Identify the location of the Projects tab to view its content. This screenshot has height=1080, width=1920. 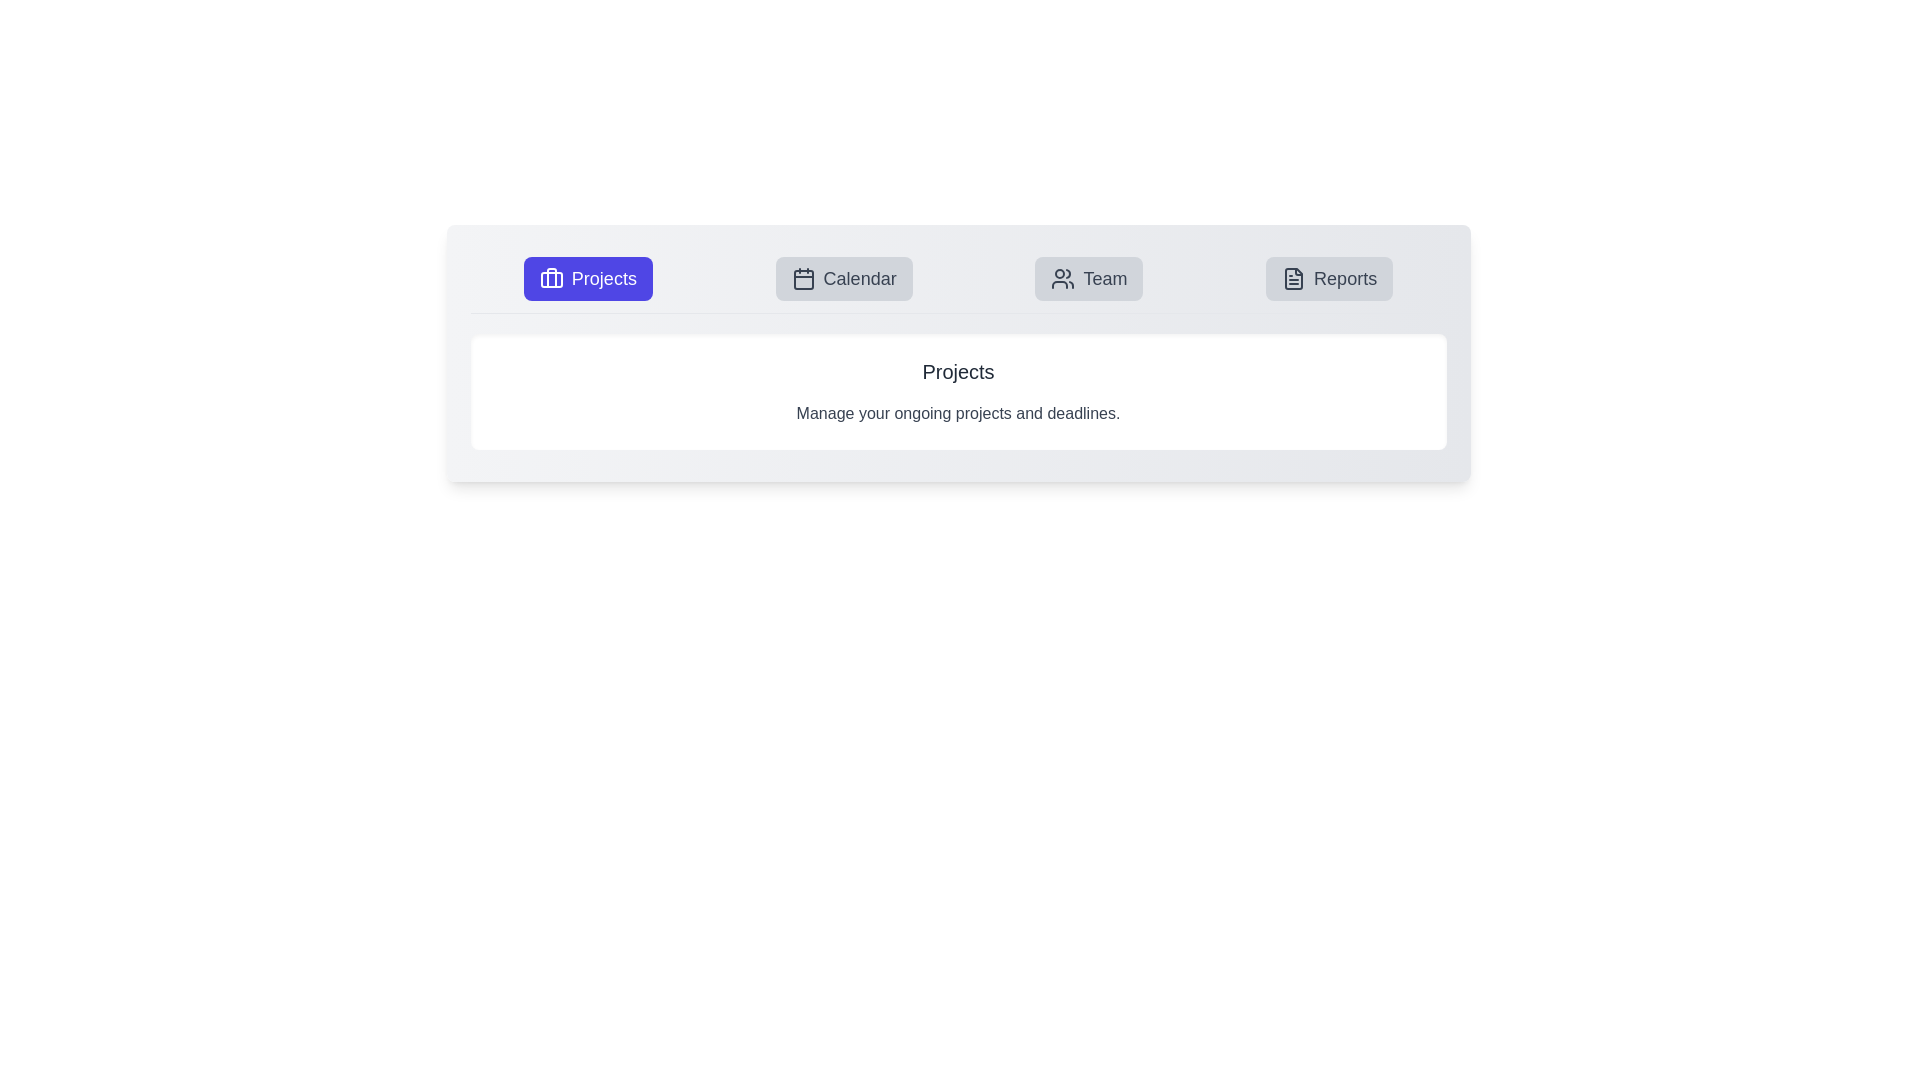
(587, 278).